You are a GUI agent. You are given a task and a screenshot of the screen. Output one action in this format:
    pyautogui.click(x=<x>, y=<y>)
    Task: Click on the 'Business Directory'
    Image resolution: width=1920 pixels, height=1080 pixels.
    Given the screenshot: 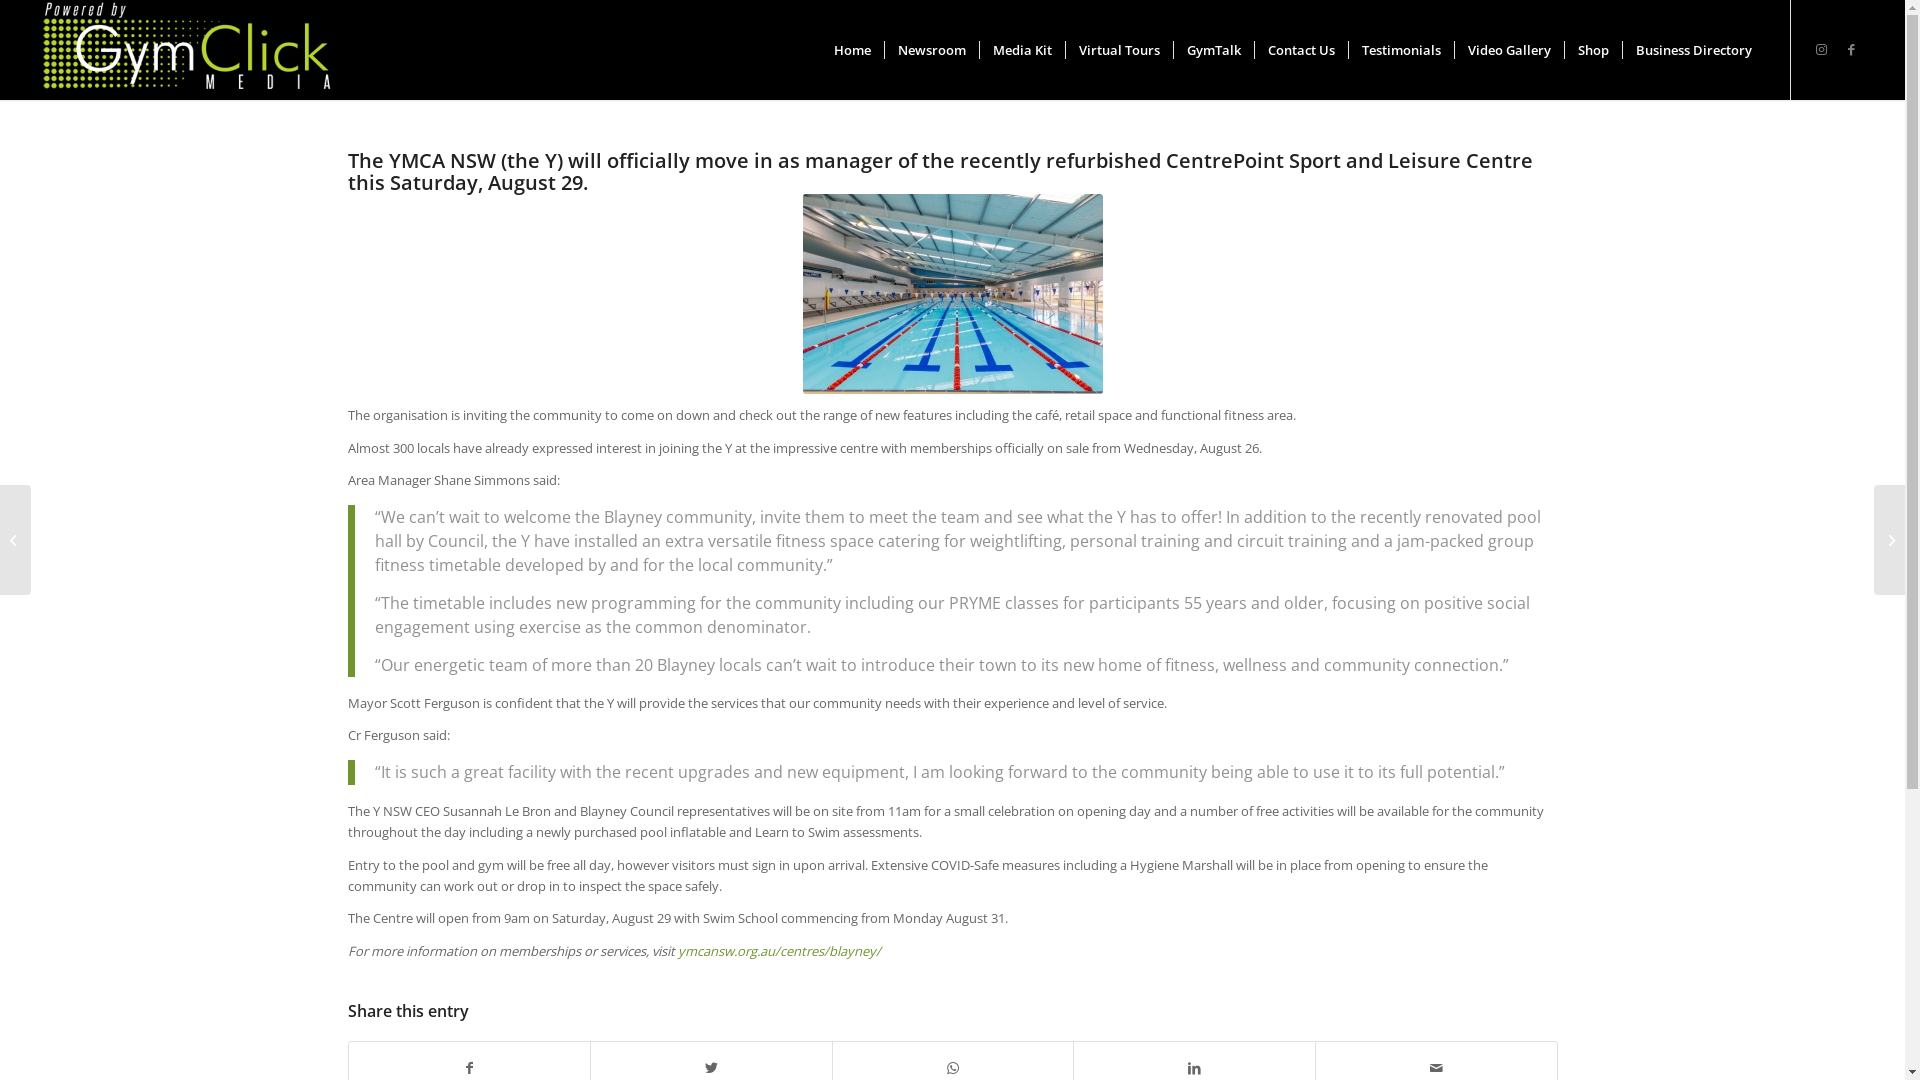 What is the action you would take?
    pyautogui.click(x=1692, y=49)
    